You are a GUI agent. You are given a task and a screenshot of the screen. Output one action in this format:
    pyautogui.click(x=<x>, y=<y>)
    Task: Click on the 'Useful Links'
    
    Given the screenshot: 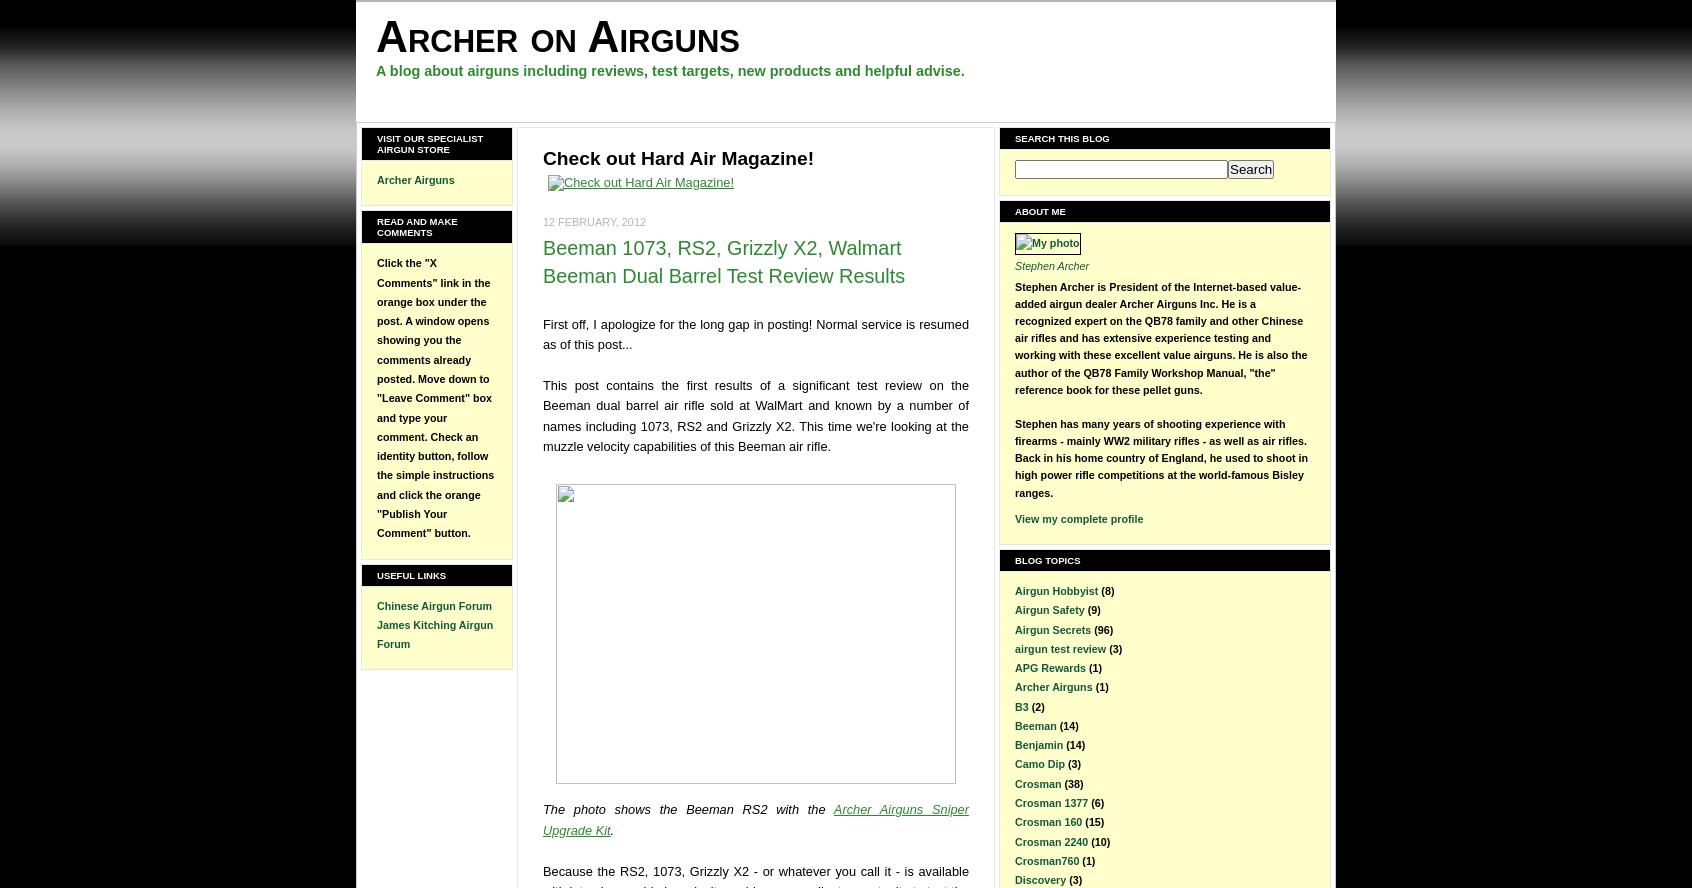 What is the action you would take?
    pyautogui.click(x=411, y=574)
    